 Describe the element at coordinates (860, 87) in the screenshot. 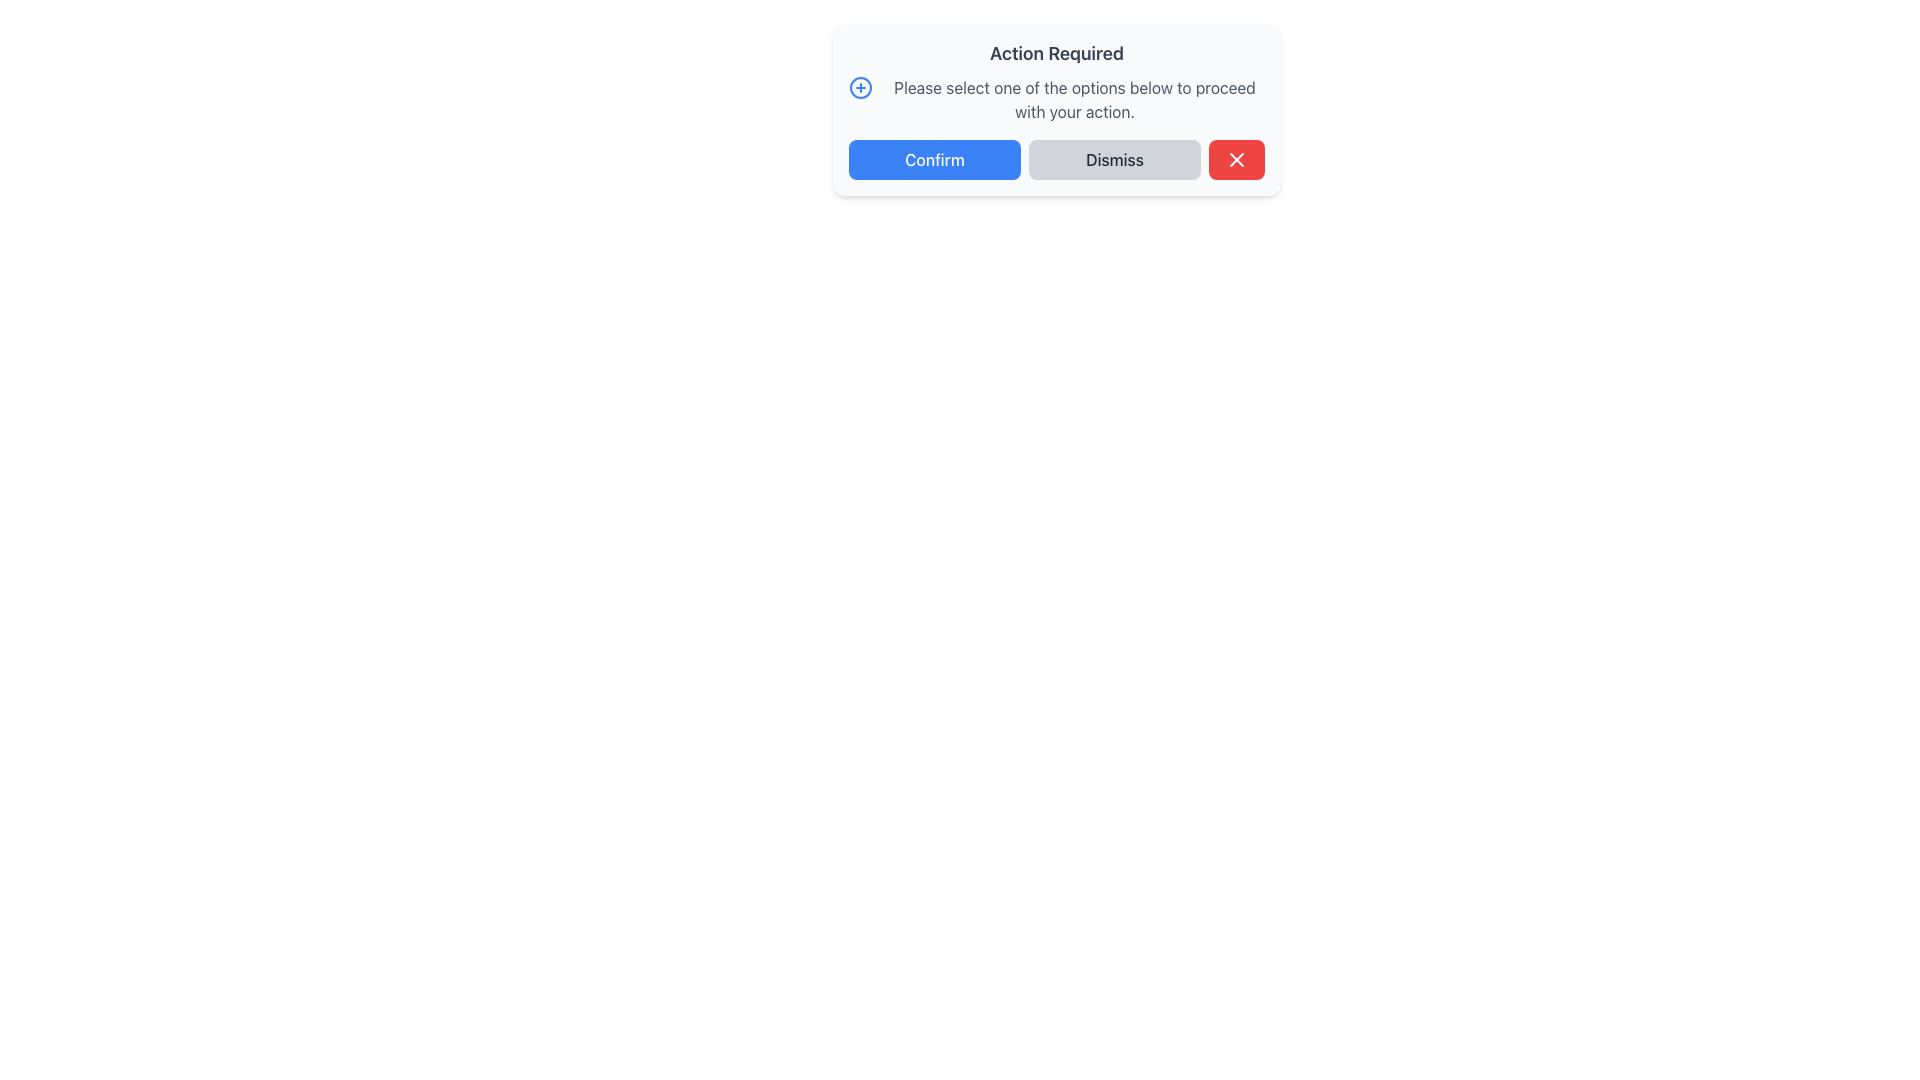

I see `the circular '+' icon represented by an SVG shape located at the top-left corner of the dialog box` at that location.